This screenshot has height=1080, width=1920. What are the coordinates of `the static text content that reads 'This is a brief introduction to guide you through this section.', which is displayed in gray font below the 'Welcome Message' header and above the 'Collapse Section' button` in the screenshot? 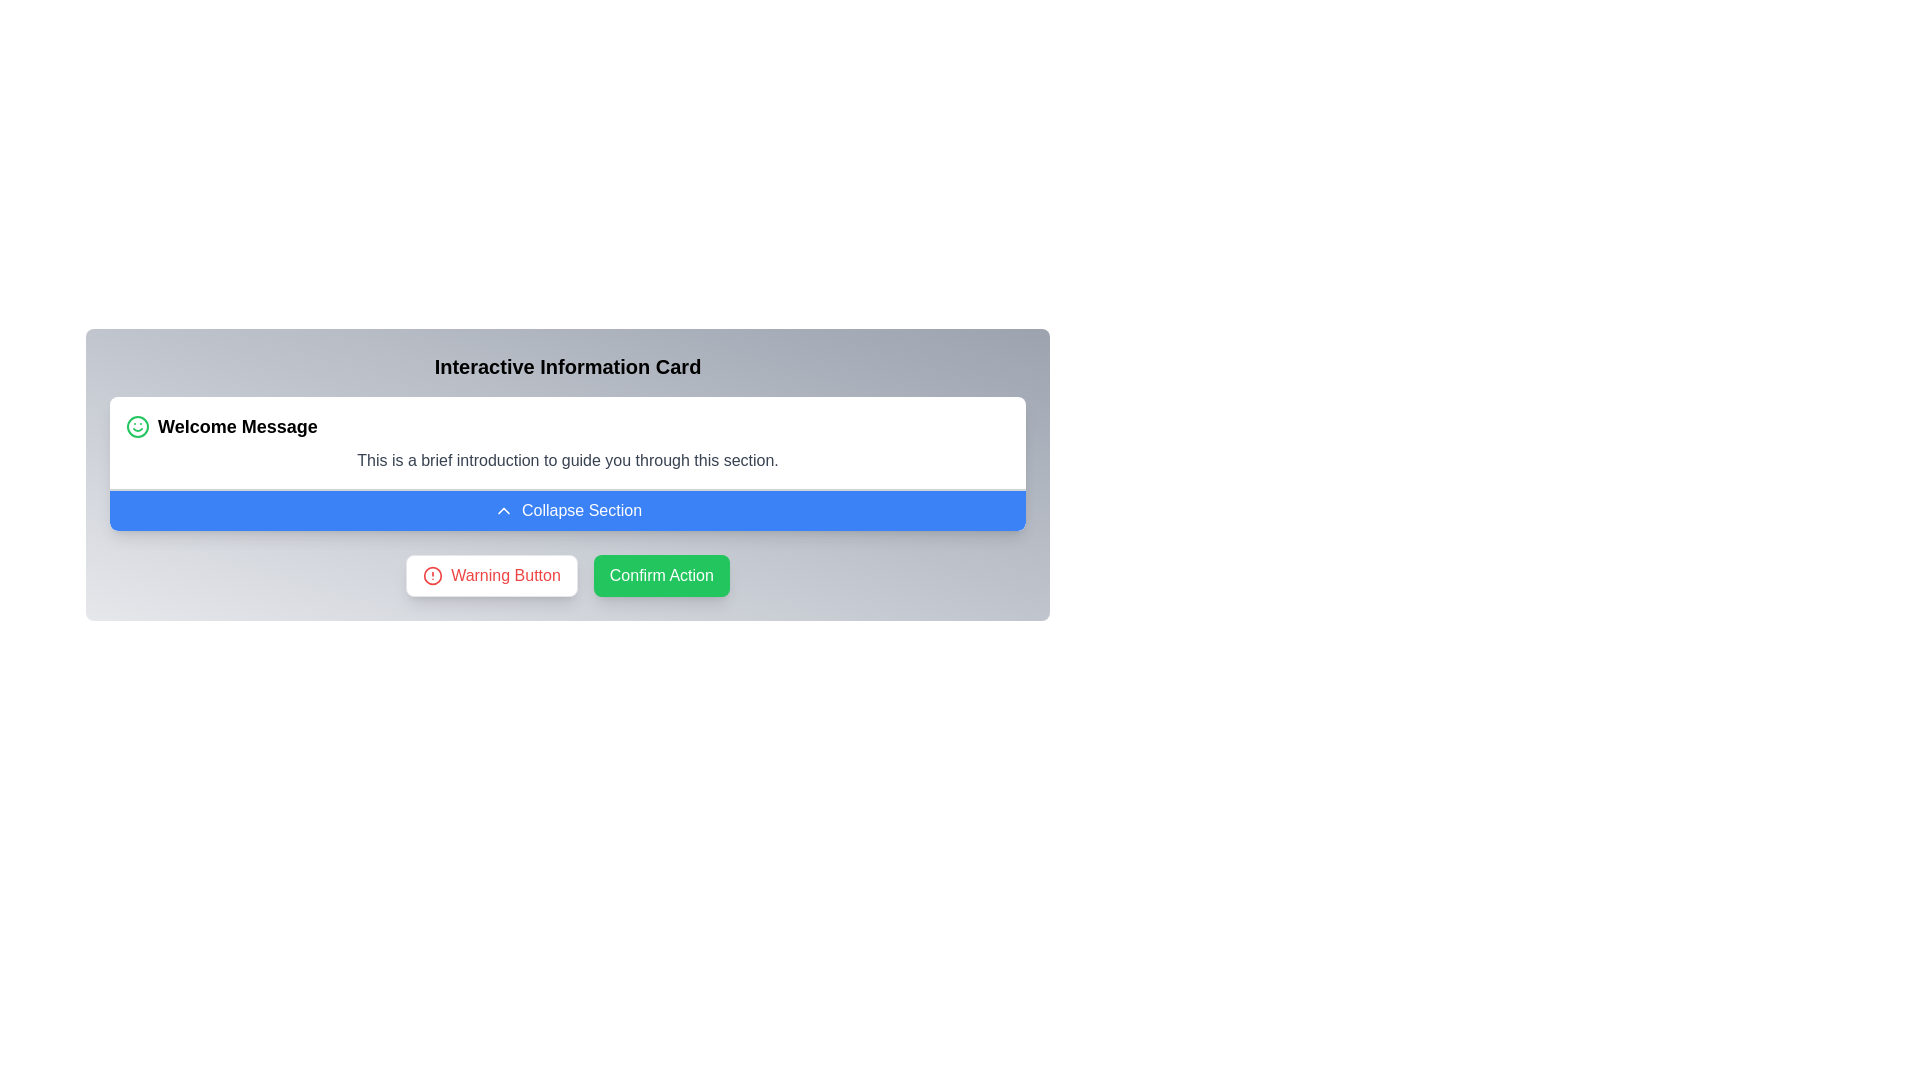 It's located at (566, 461).